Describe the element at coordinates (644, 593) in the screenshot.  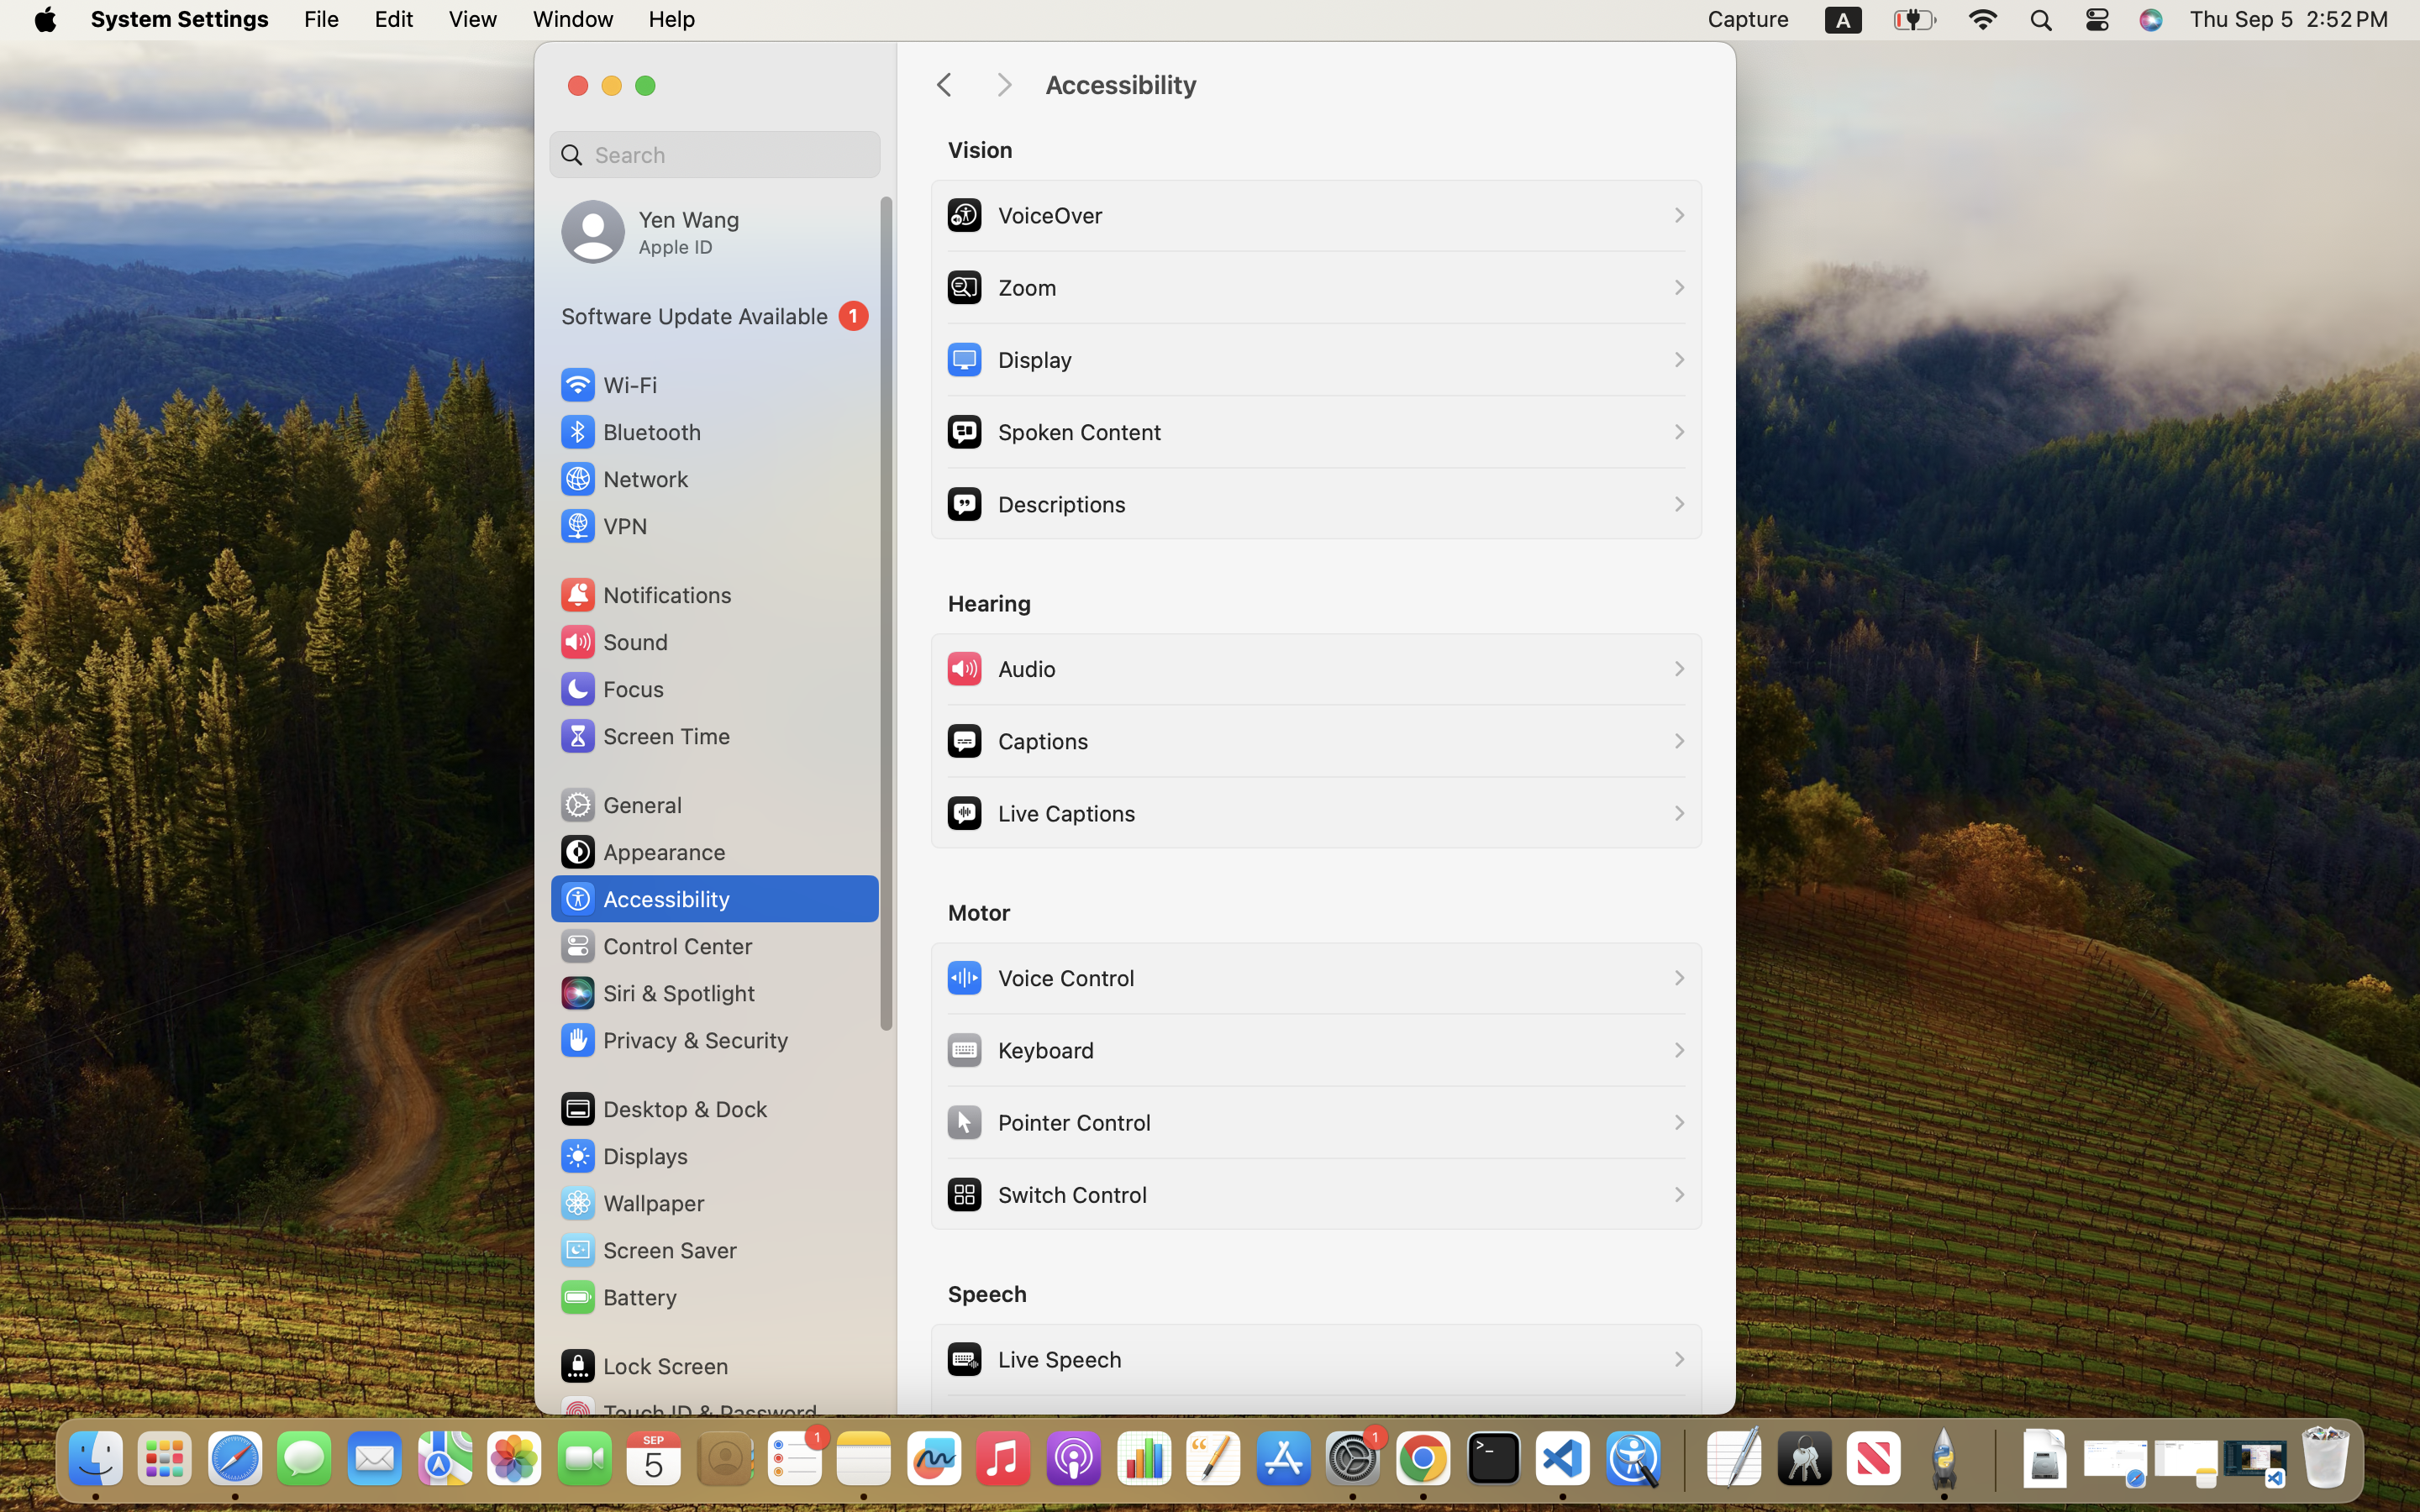
I see `'Notifications'` at that location.